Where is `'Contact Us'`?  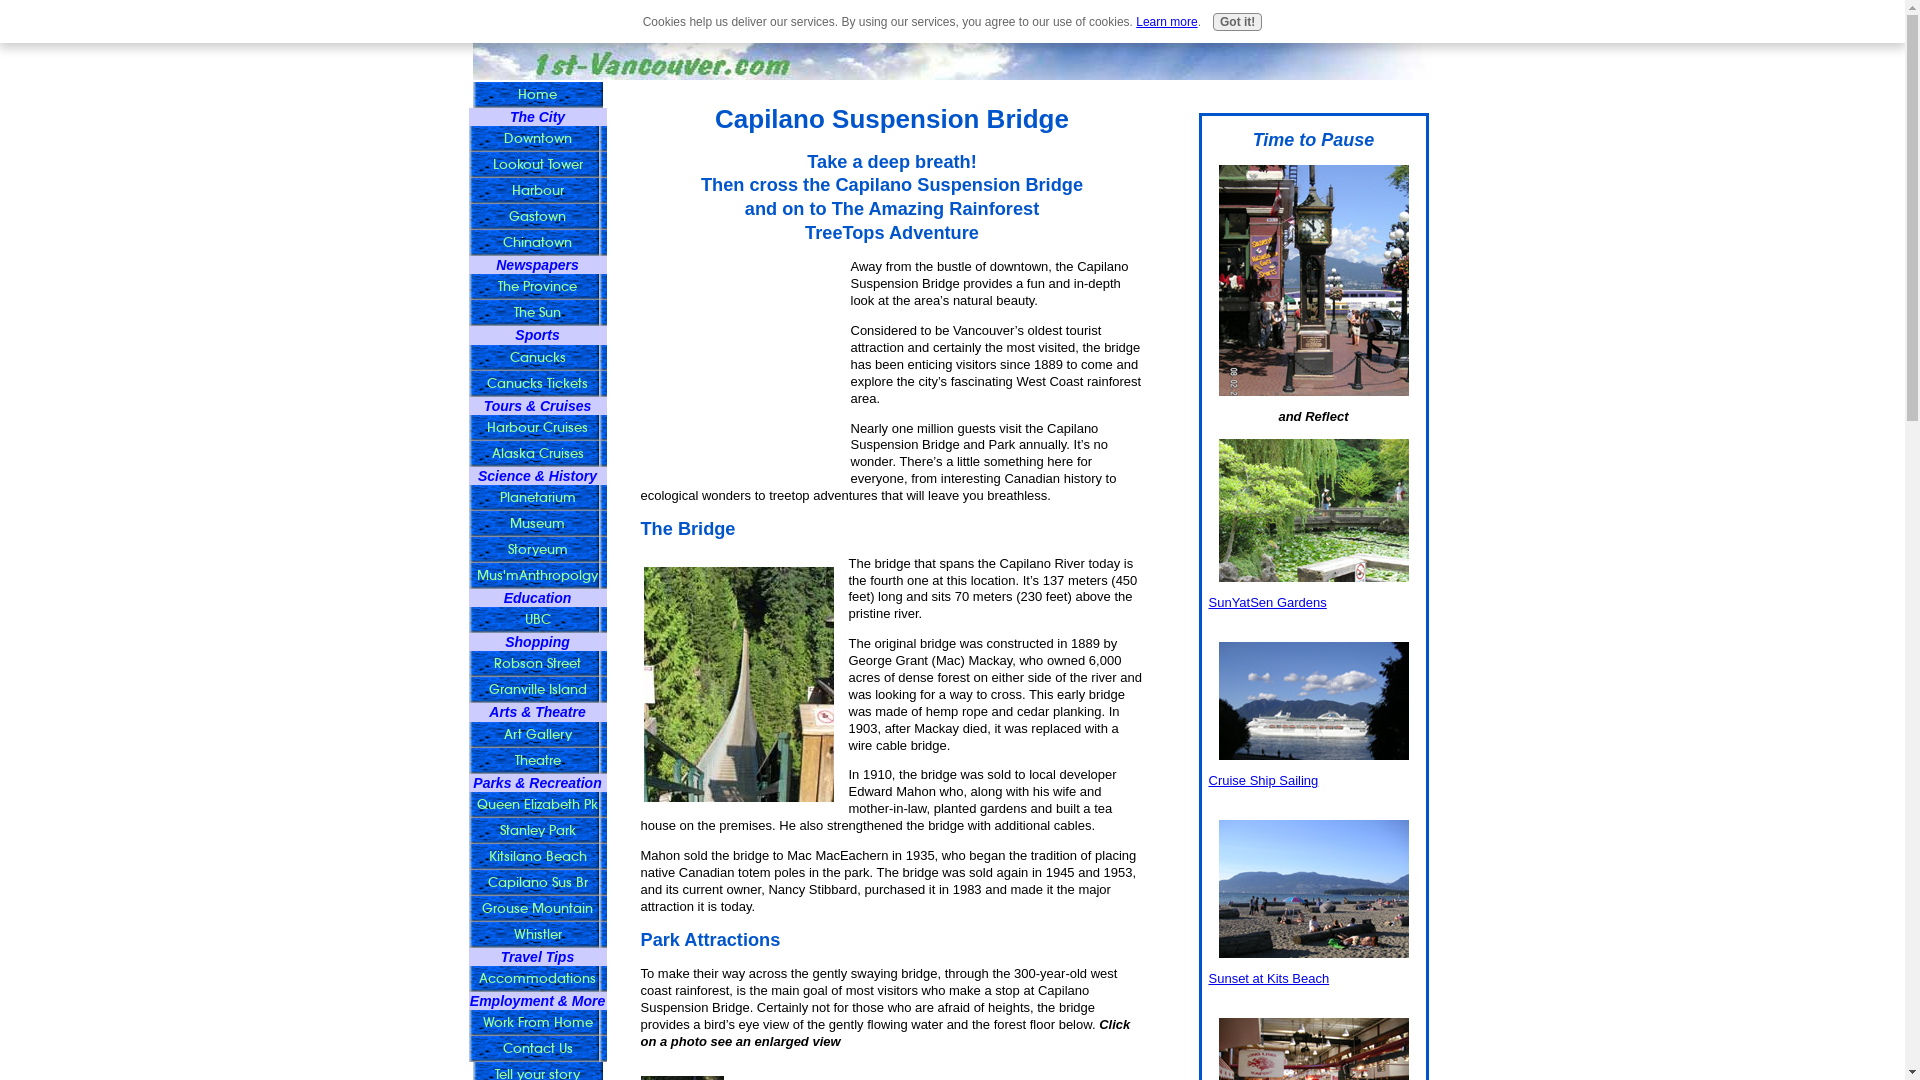
'Contact Us' is located at coordinates (537, 1048).